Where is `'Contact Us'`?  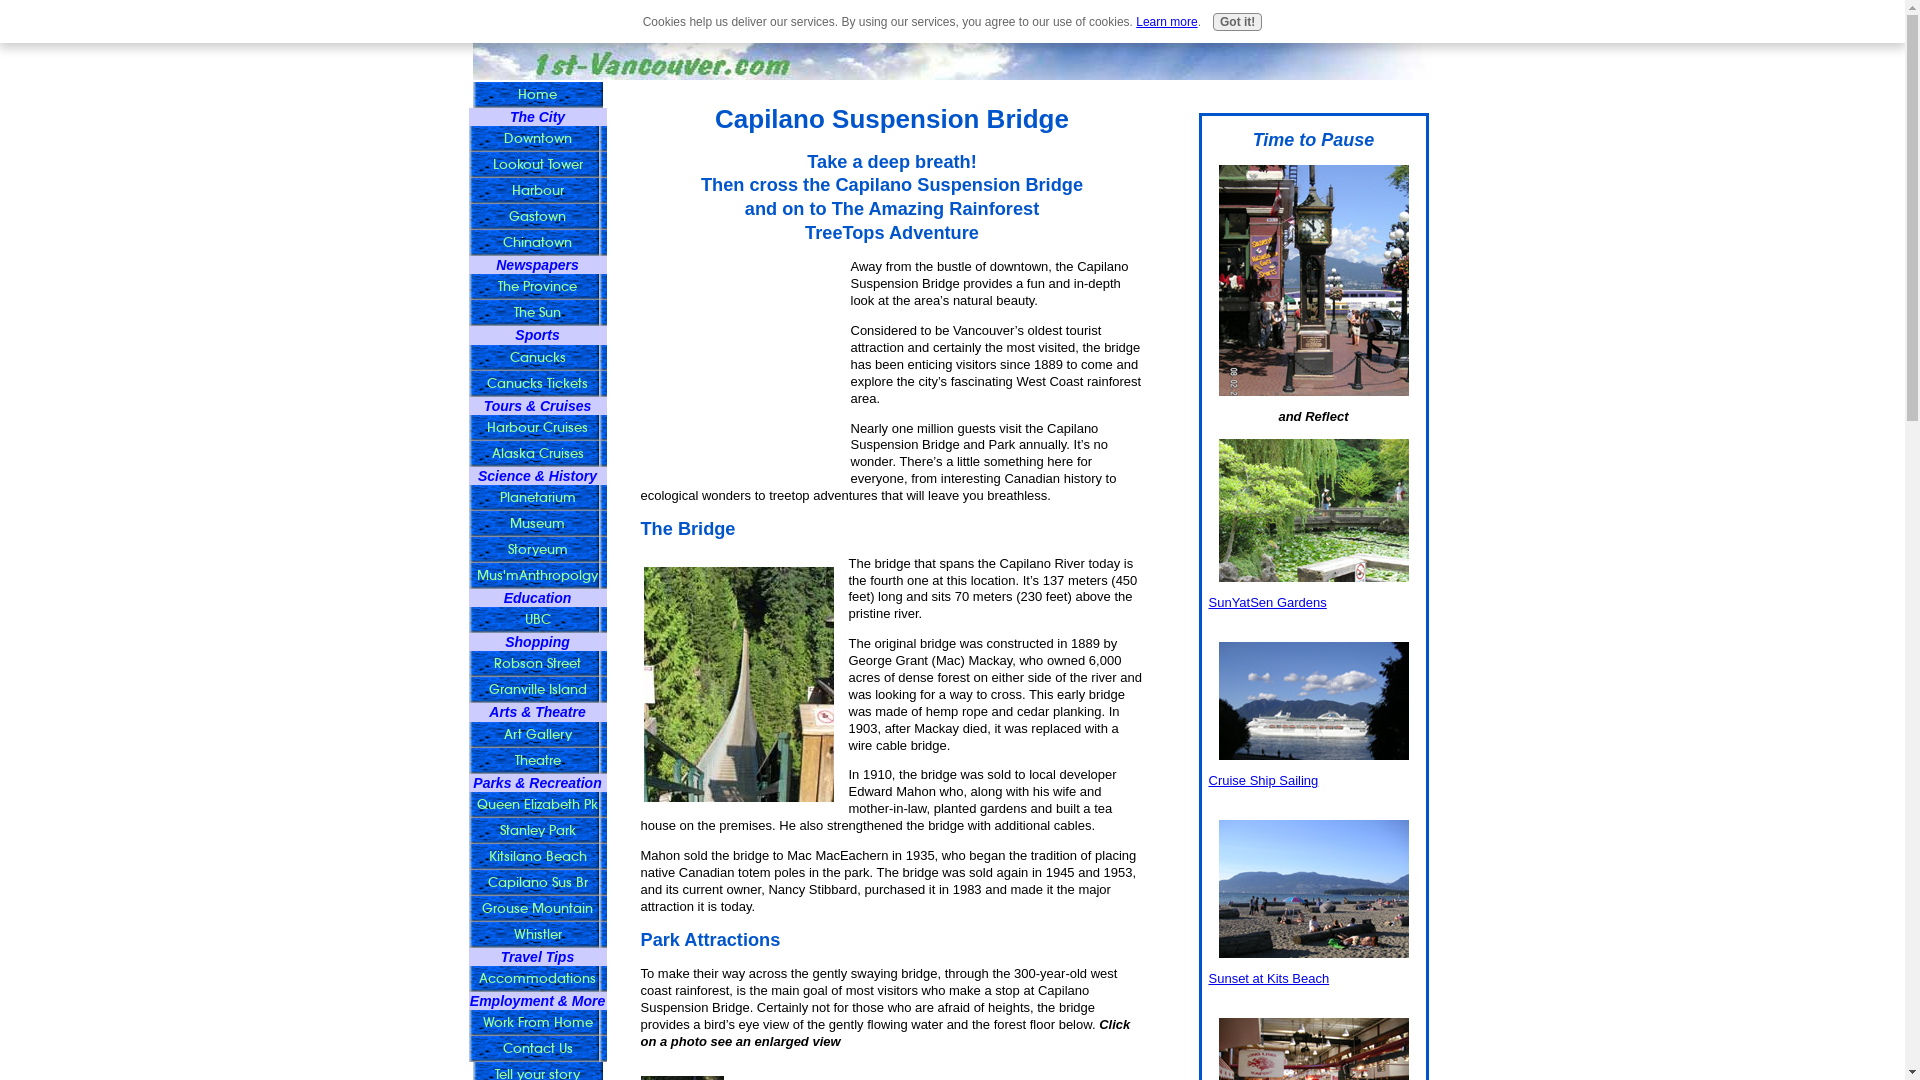
'Contact Us' is located at coordinates (537, 1048).